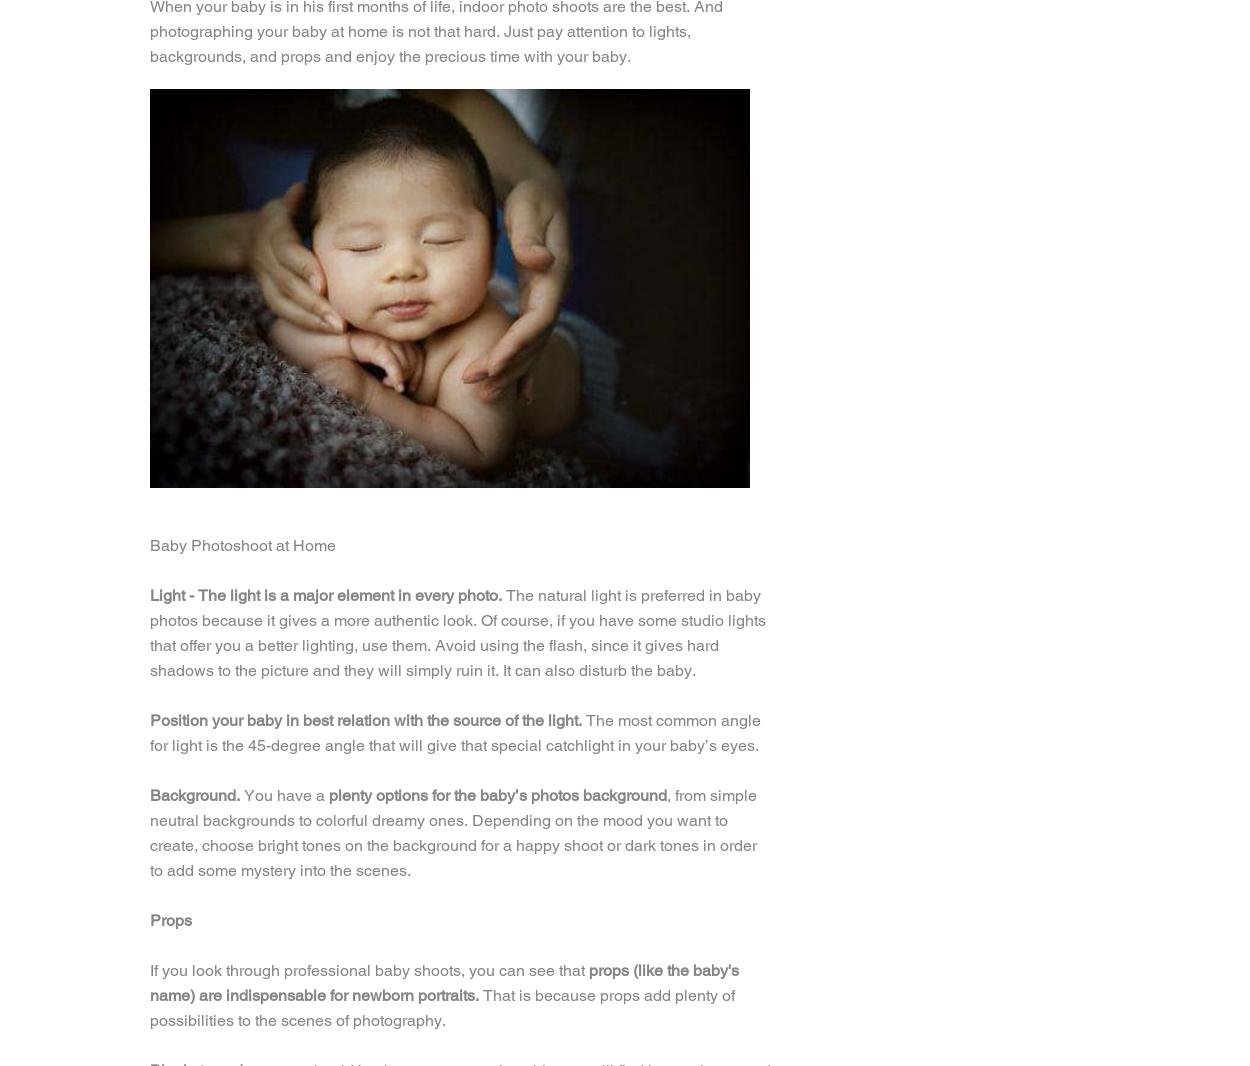  What do you see at coordinates (454, 731) in the screenshot?
I see `'The most common angle for light is the 45-degree angle that will give that special catchlight in your baby’s eyes.'` at bounding box center [454, 731].